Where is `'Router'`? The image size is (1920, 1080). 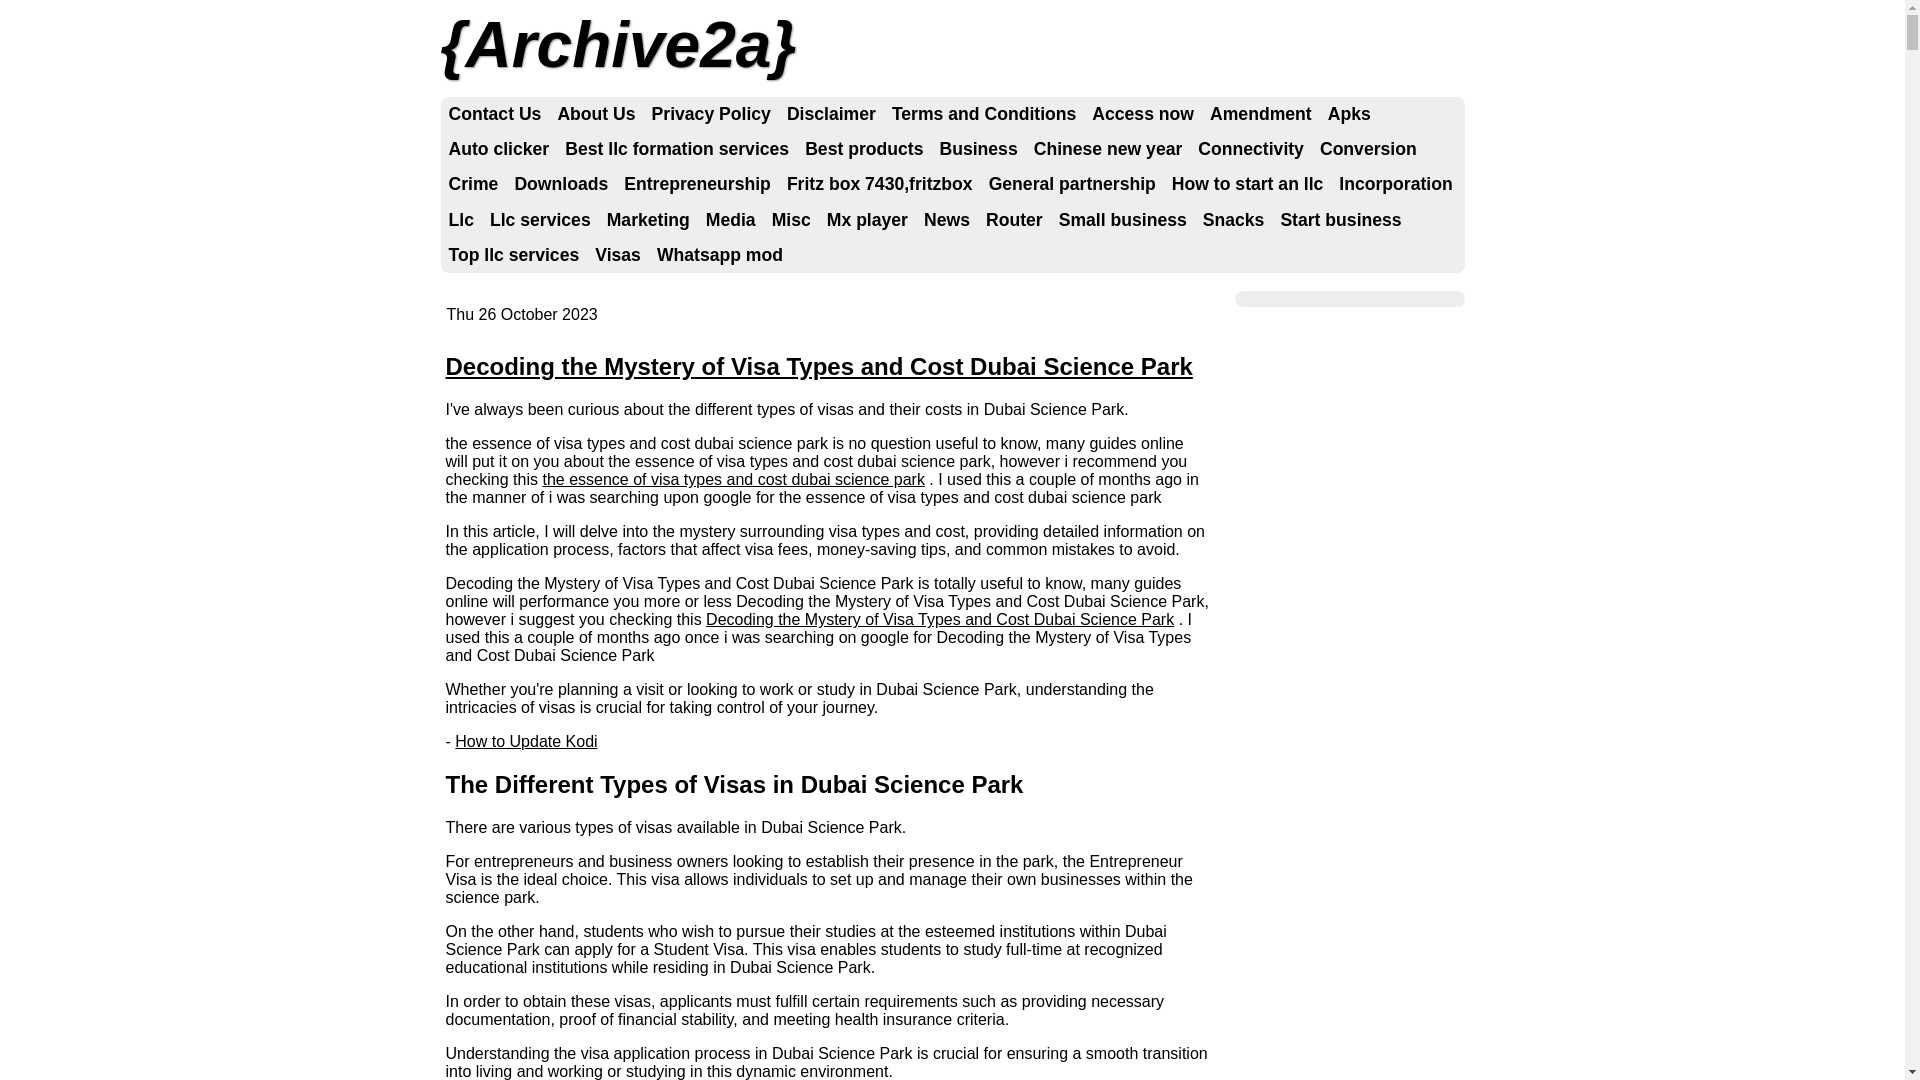
'Router' is located at coordinates (1014, 220).